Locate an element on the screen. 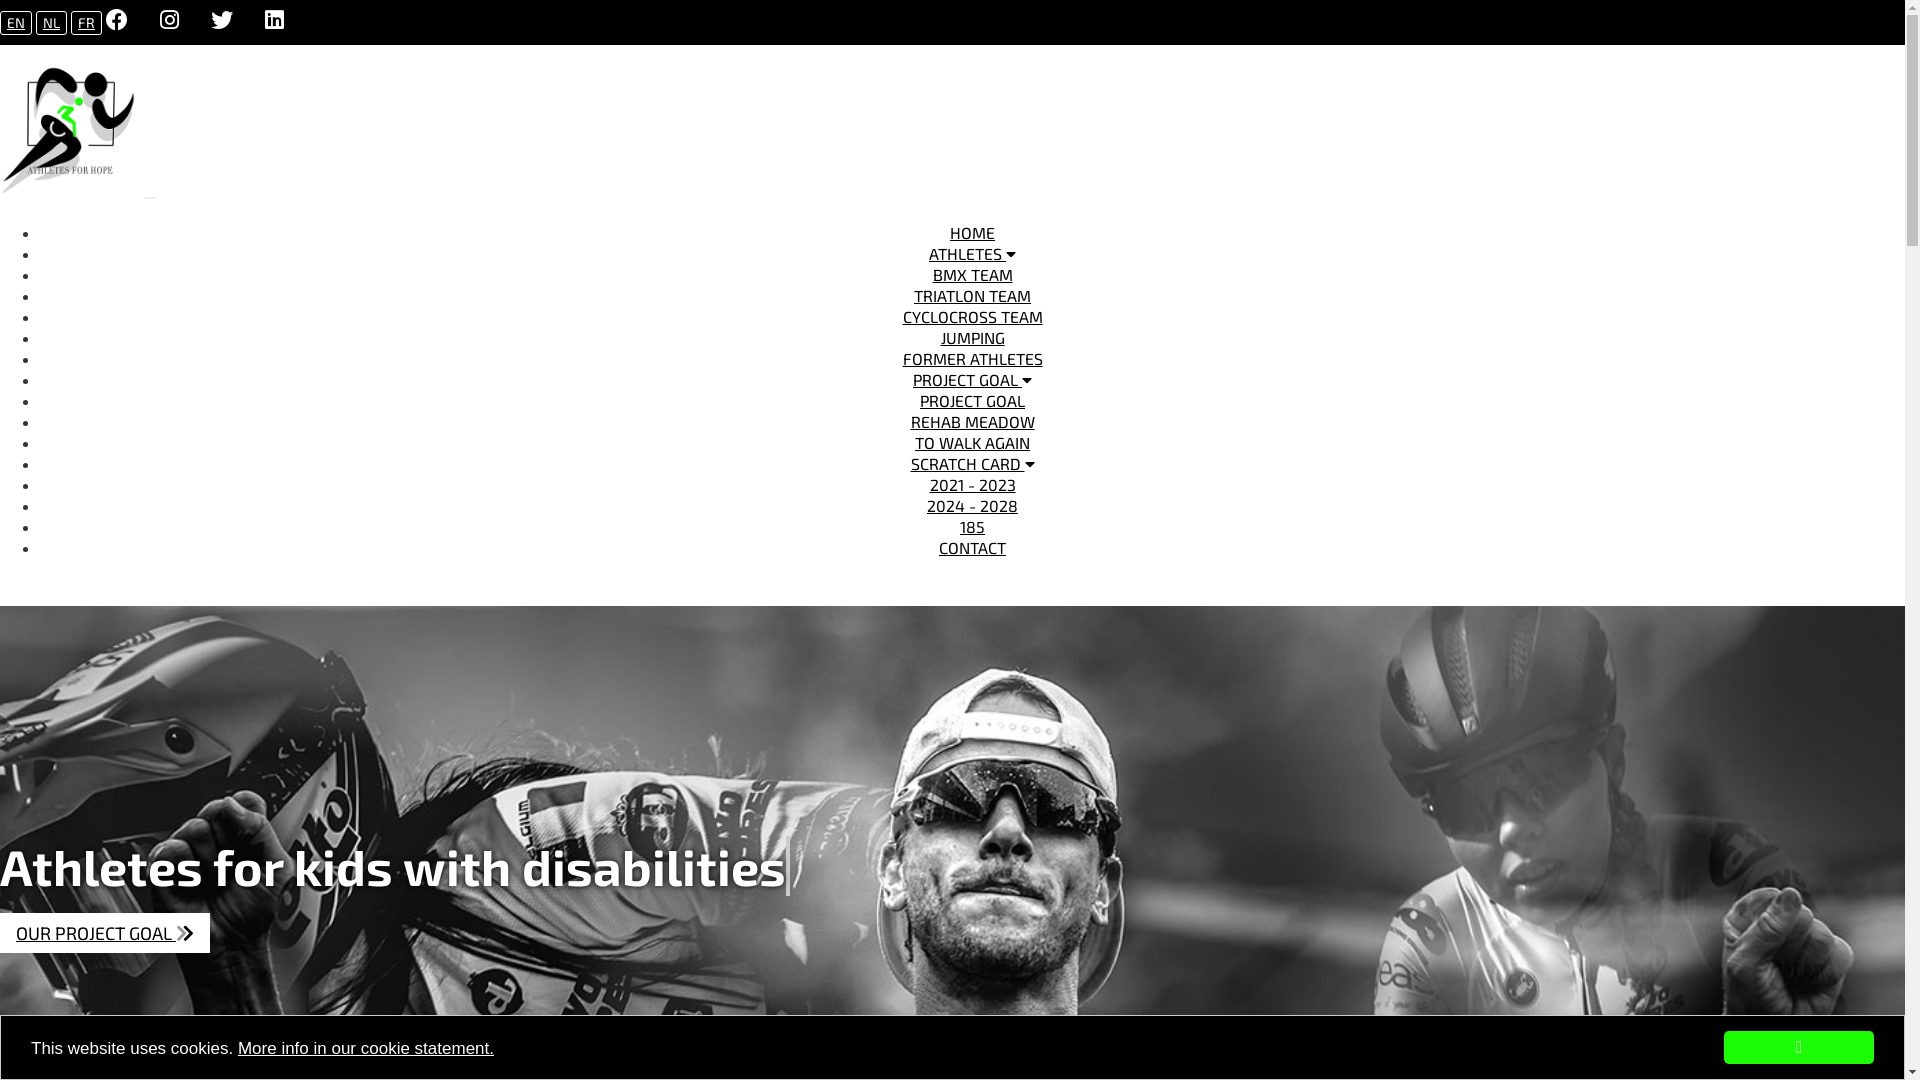  '185' is located at coordinates (972, 525).